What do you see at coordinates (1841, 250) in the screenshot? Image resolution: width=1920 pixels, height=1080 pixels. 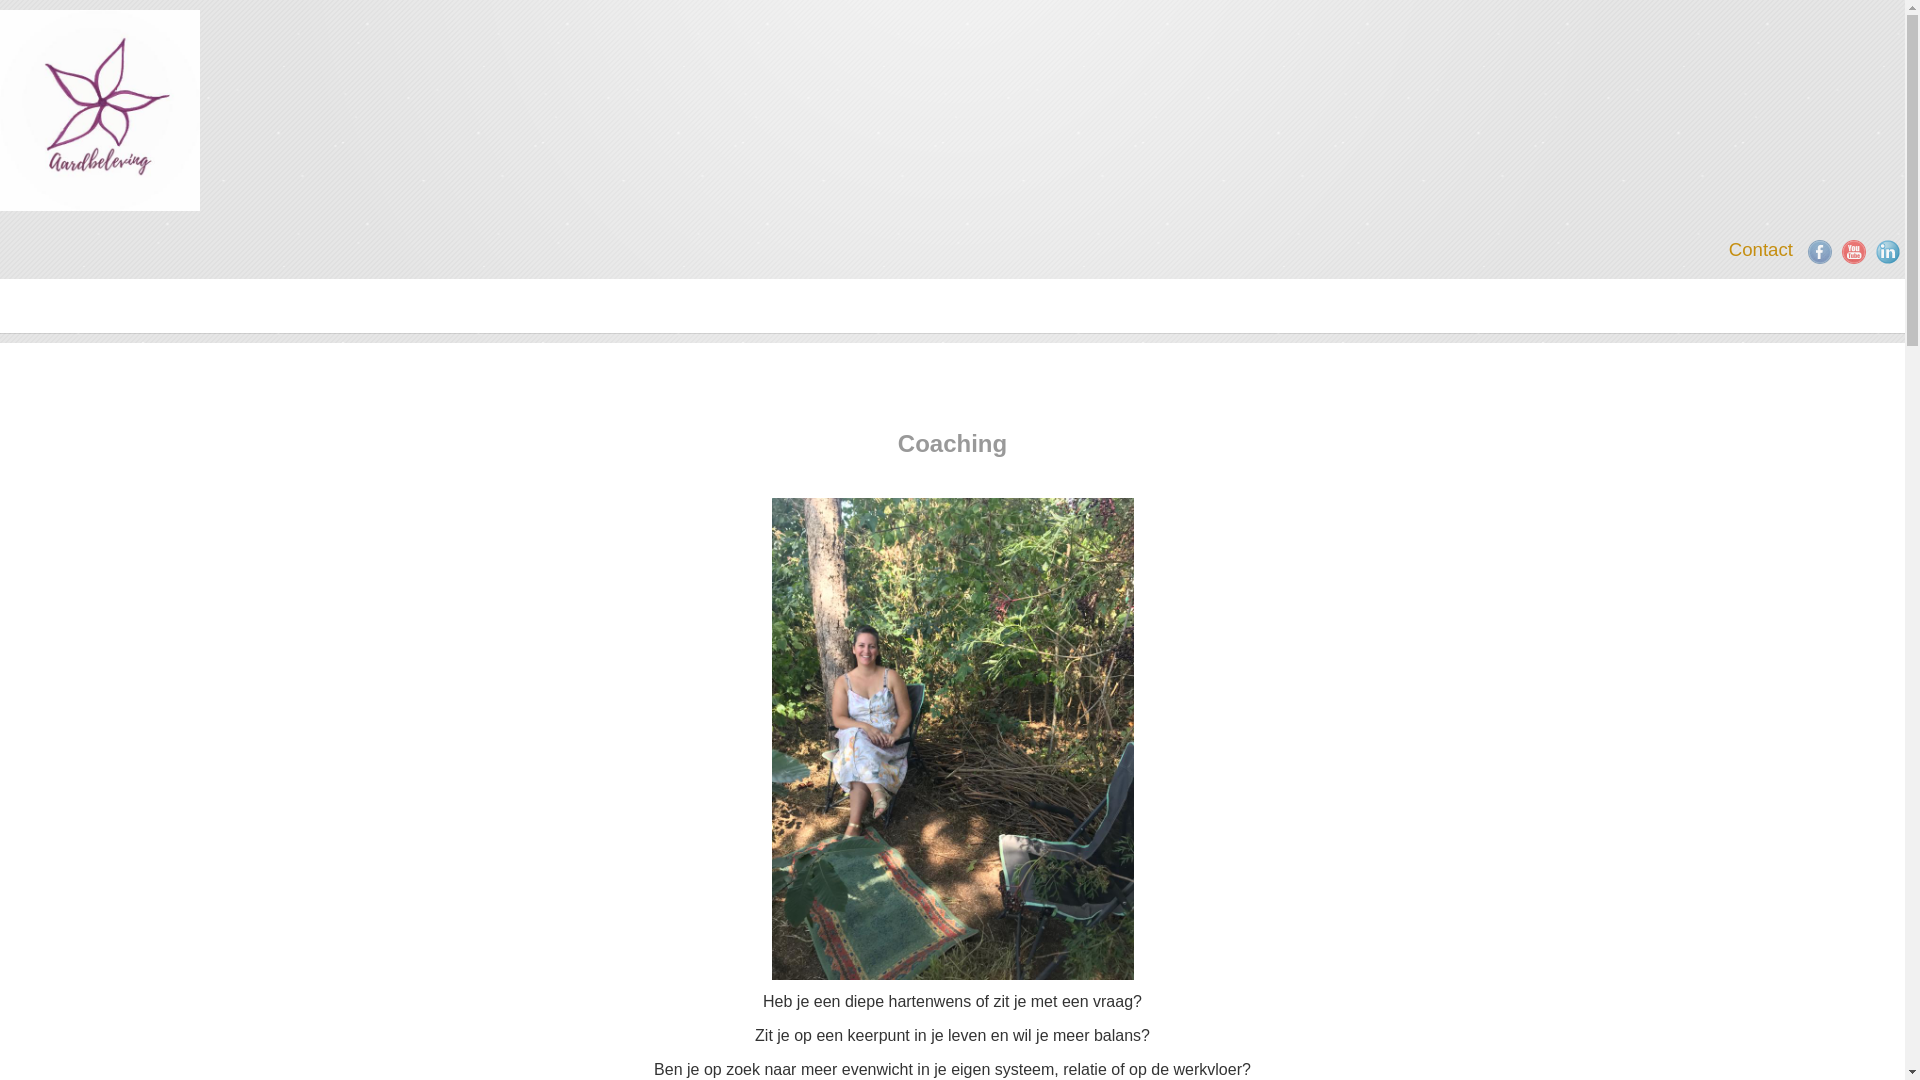 I see `'YouTube'` at bounding box center [1841, 250].